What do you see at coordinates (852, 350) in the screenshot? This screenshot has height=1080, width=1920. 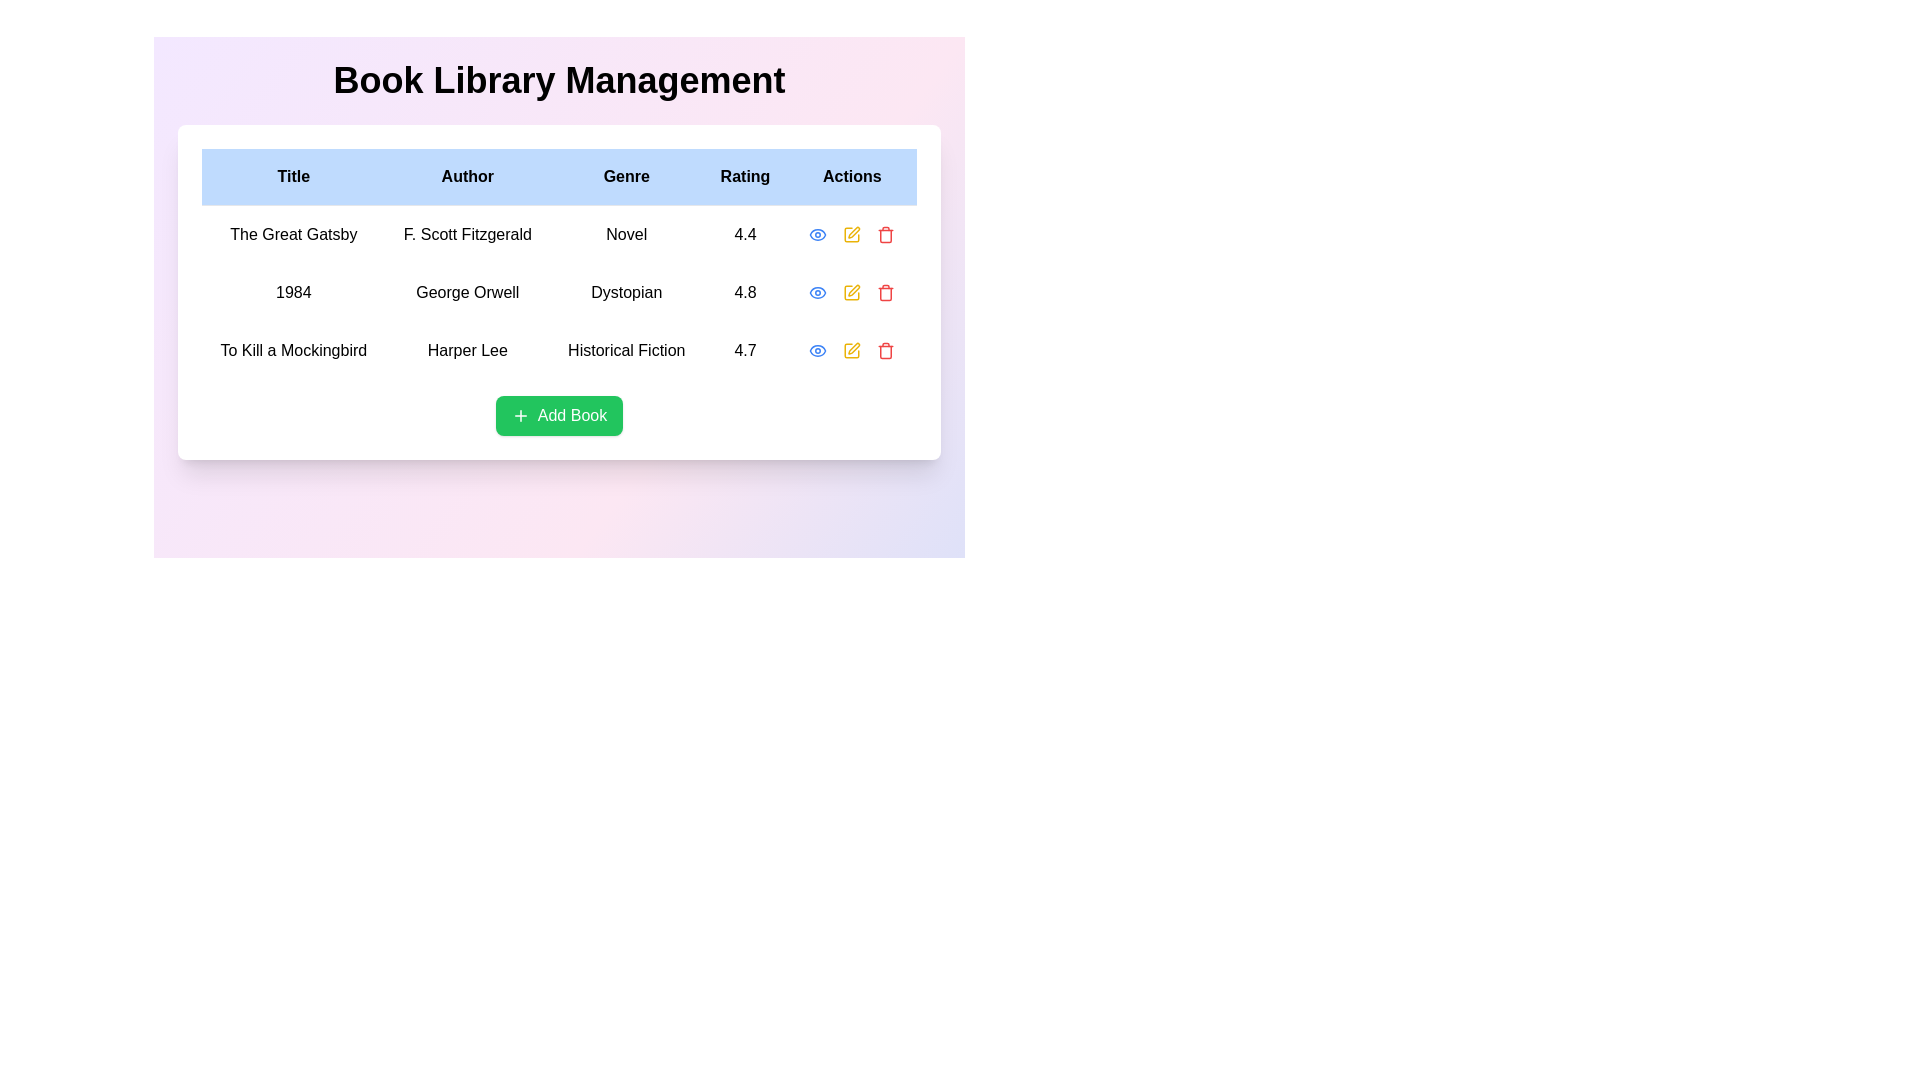 I see `the editing button located in the 'Actions' column for the entry 'To Kill a Mockingbird', which is the second icon from the left, positioned between a blue eye icon and a red trash can icon, to initiate editing` at bounding box center [852, 350].